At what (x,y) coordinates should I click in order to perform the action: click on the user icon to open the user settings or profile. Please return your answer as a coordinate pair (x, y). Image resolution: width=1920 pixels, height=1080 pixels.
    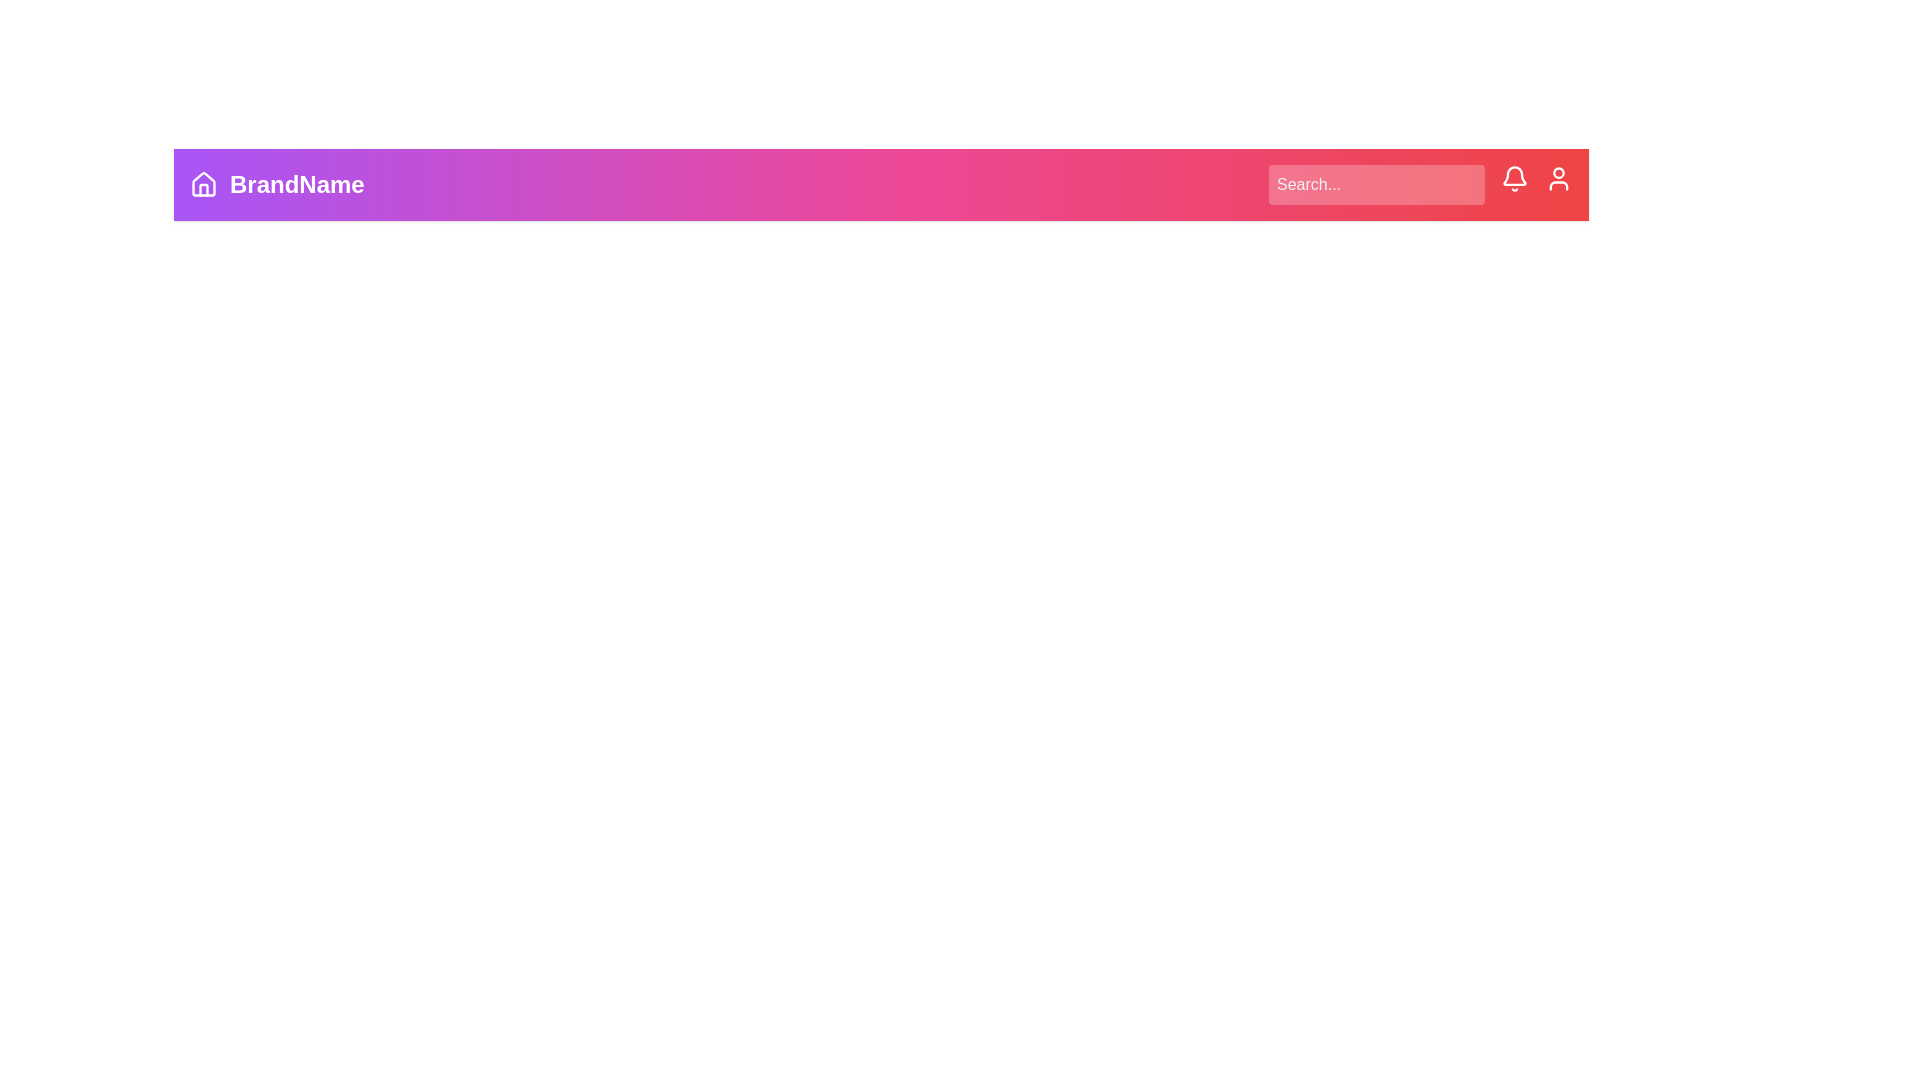
    Looking at the image, I should click on (1558, 177).